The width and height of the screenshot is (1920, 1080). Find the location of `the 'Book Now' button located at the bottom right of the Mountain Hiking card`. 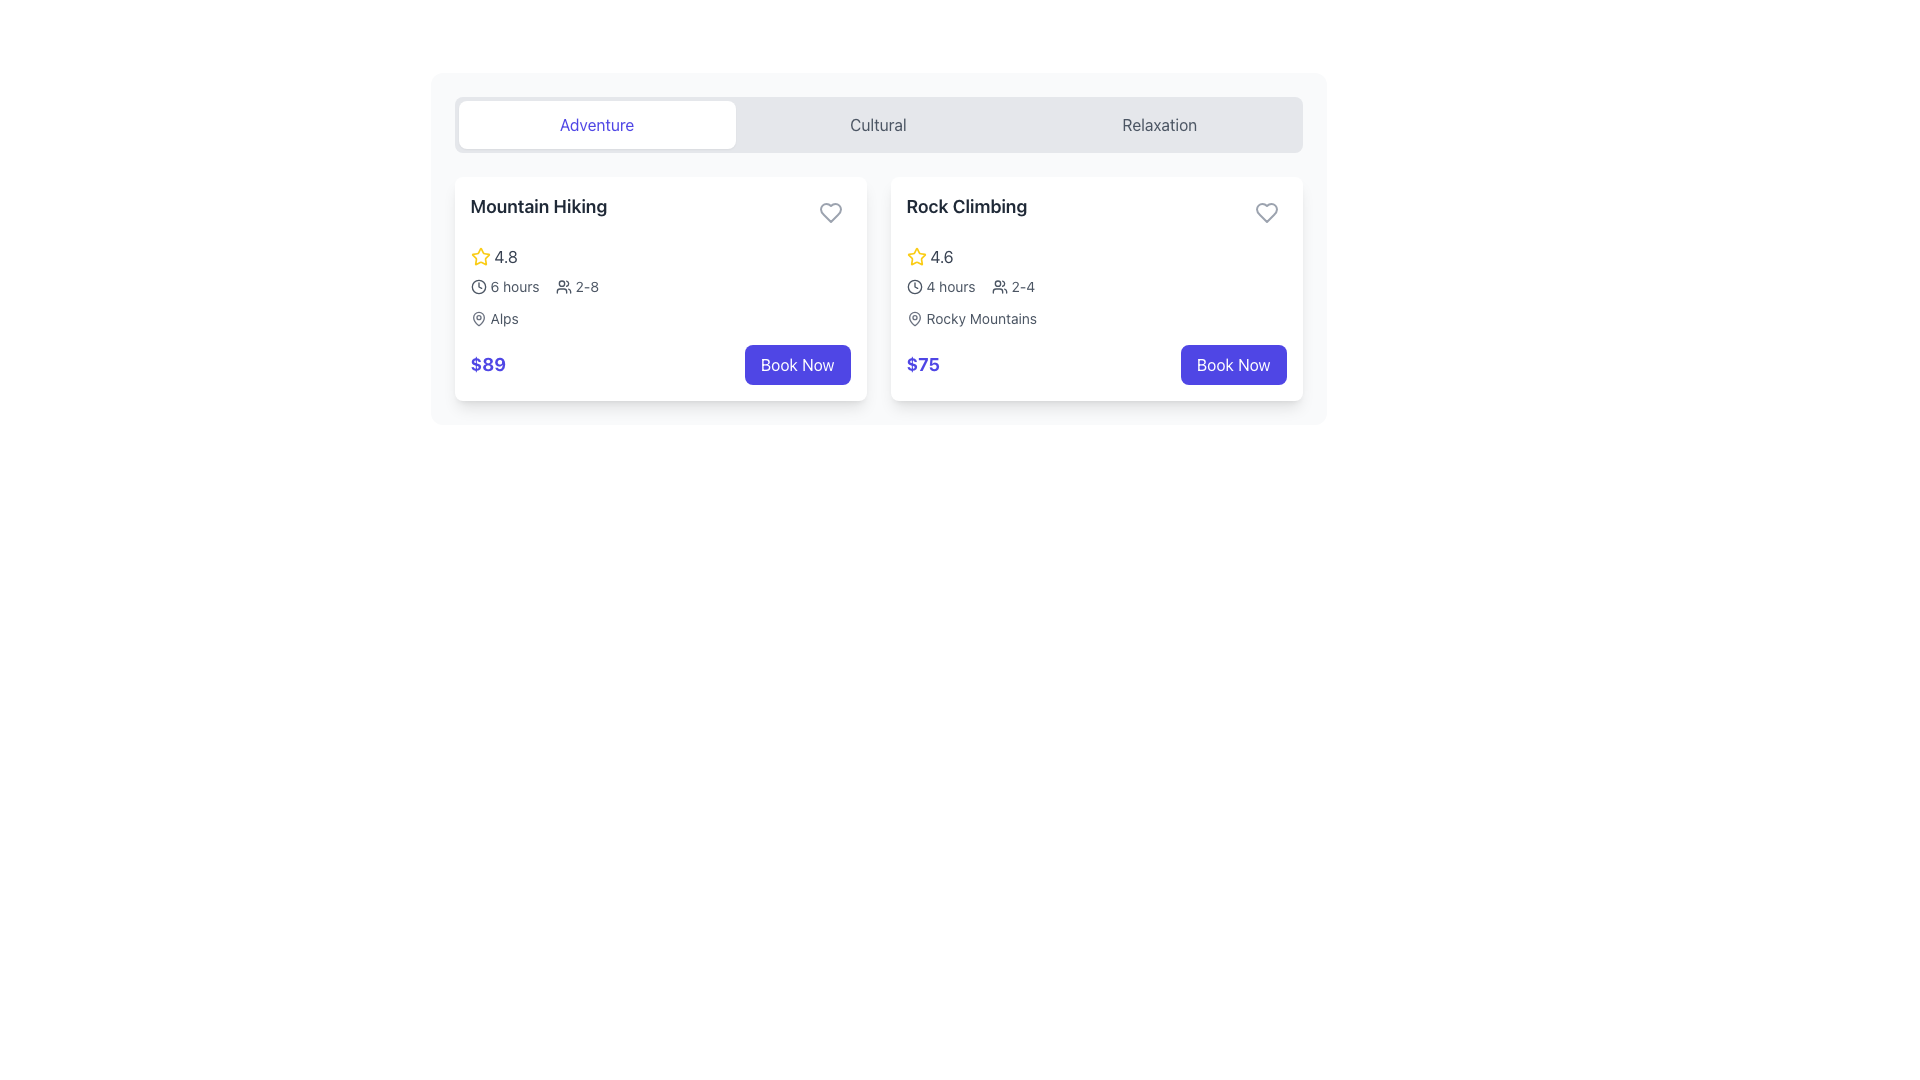

the 'Book Now' button located at the bottom right of the Mountain Hiking card is located at coordinates (796, 365).